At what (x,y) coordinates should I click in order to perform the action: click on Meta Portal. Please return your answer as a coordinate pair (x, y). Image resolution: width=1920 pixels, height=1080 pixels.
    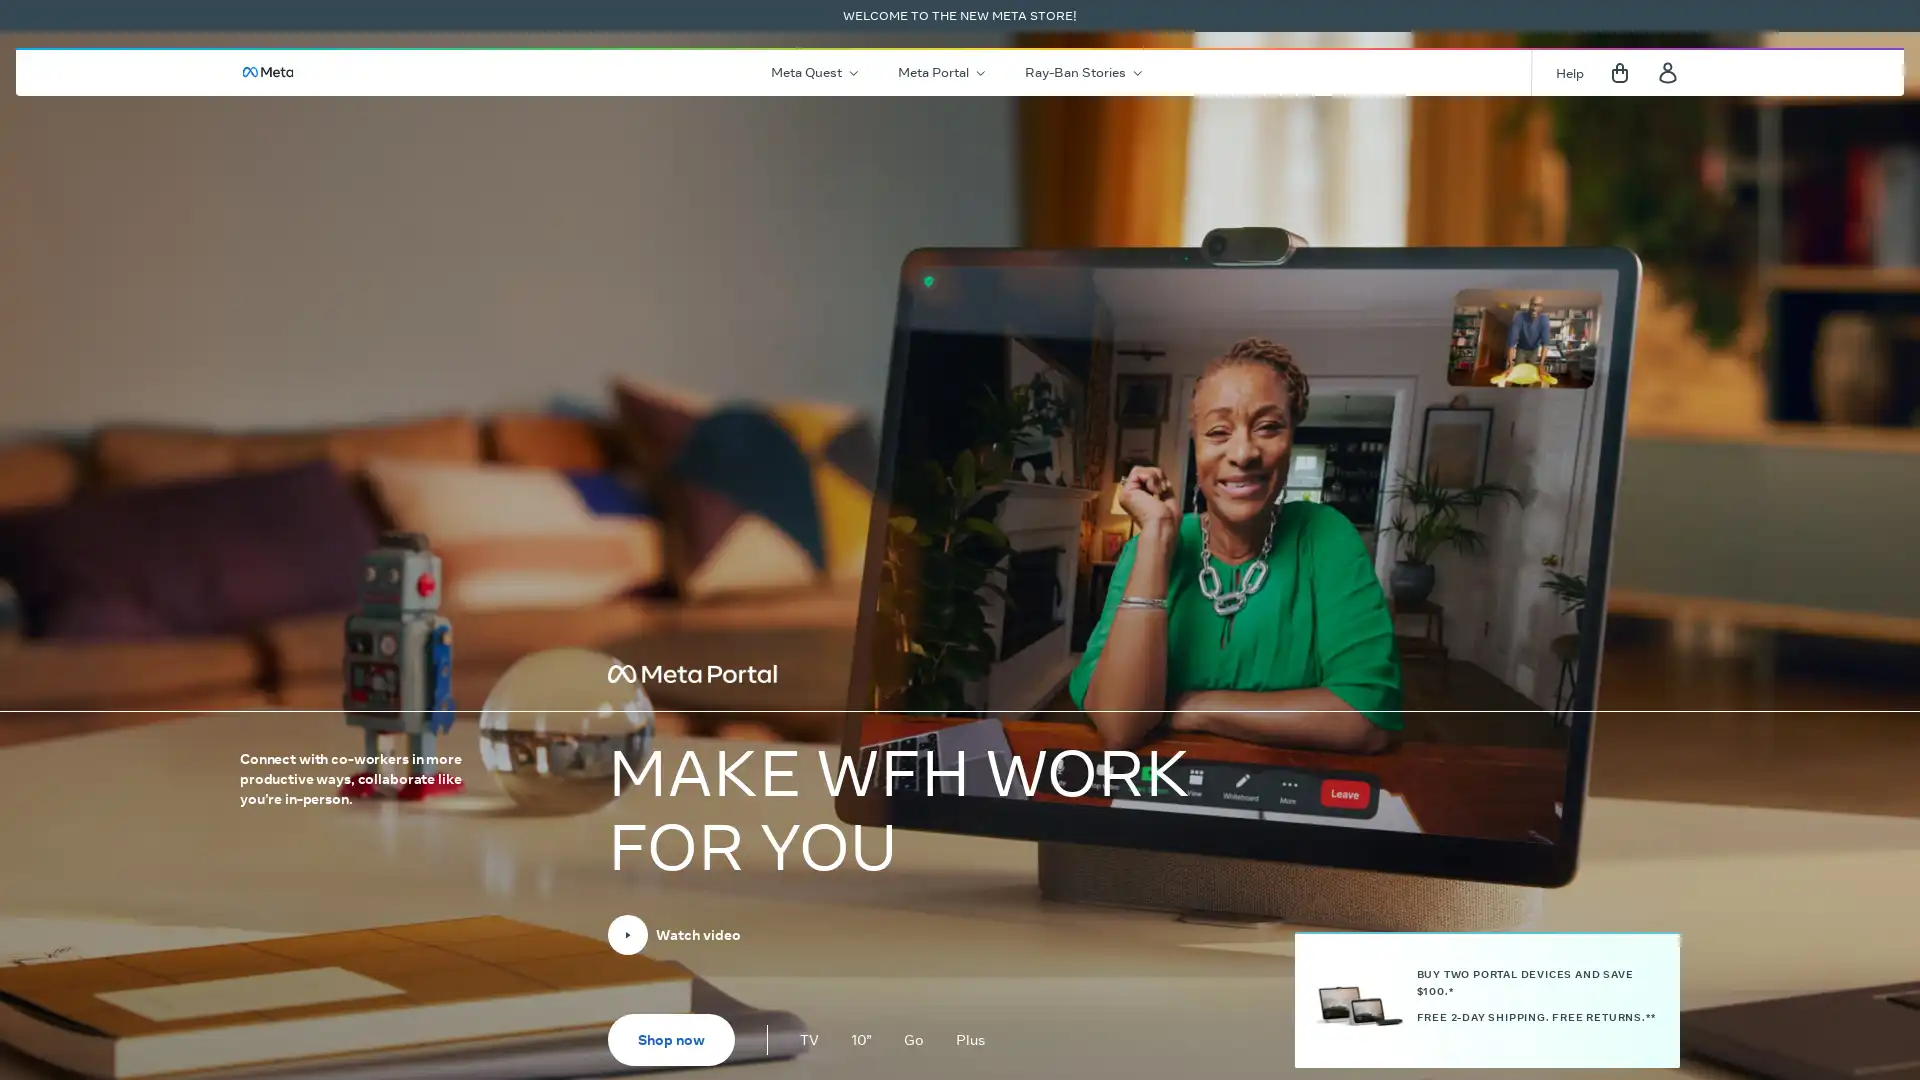
    Looking at the image, I should click on (939, 71).